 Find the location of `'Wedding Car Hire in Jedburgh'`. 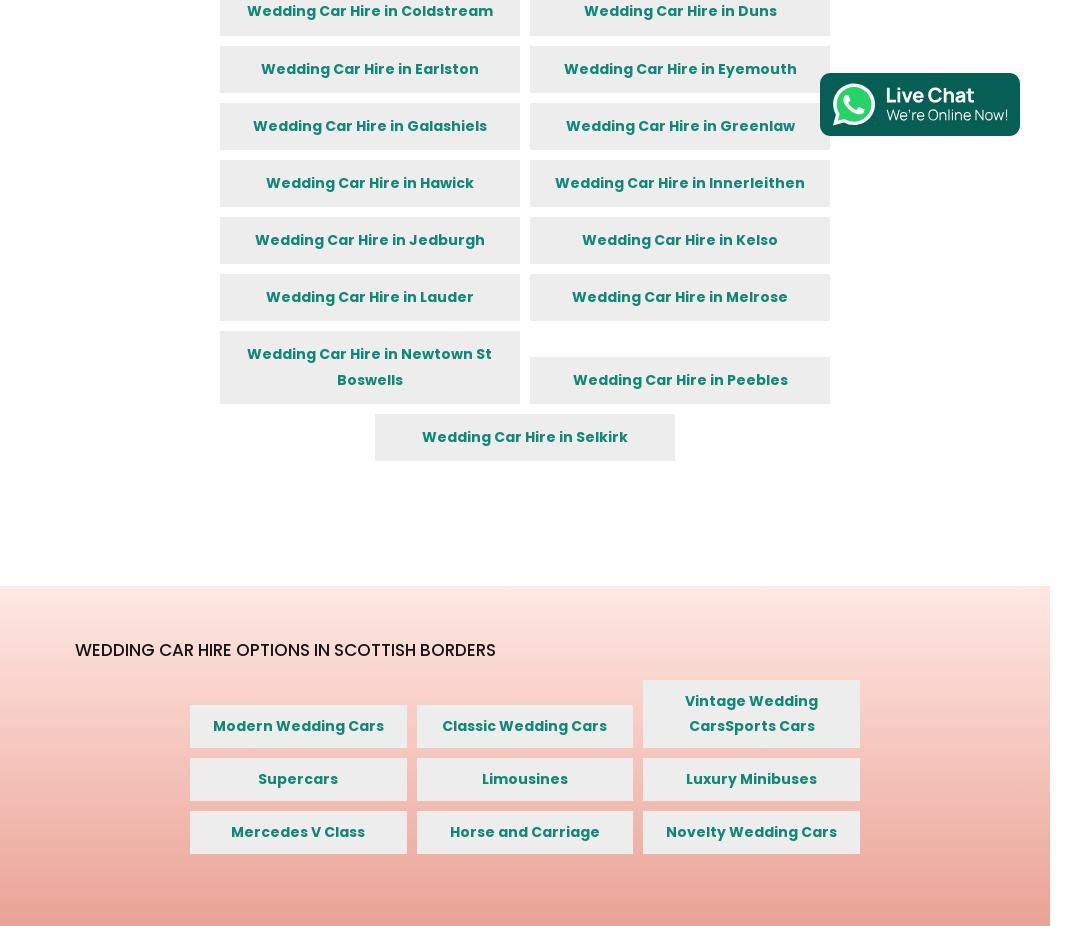

'Wedding Car Hire in Jedburgh' is located at coordinates (253, 240).